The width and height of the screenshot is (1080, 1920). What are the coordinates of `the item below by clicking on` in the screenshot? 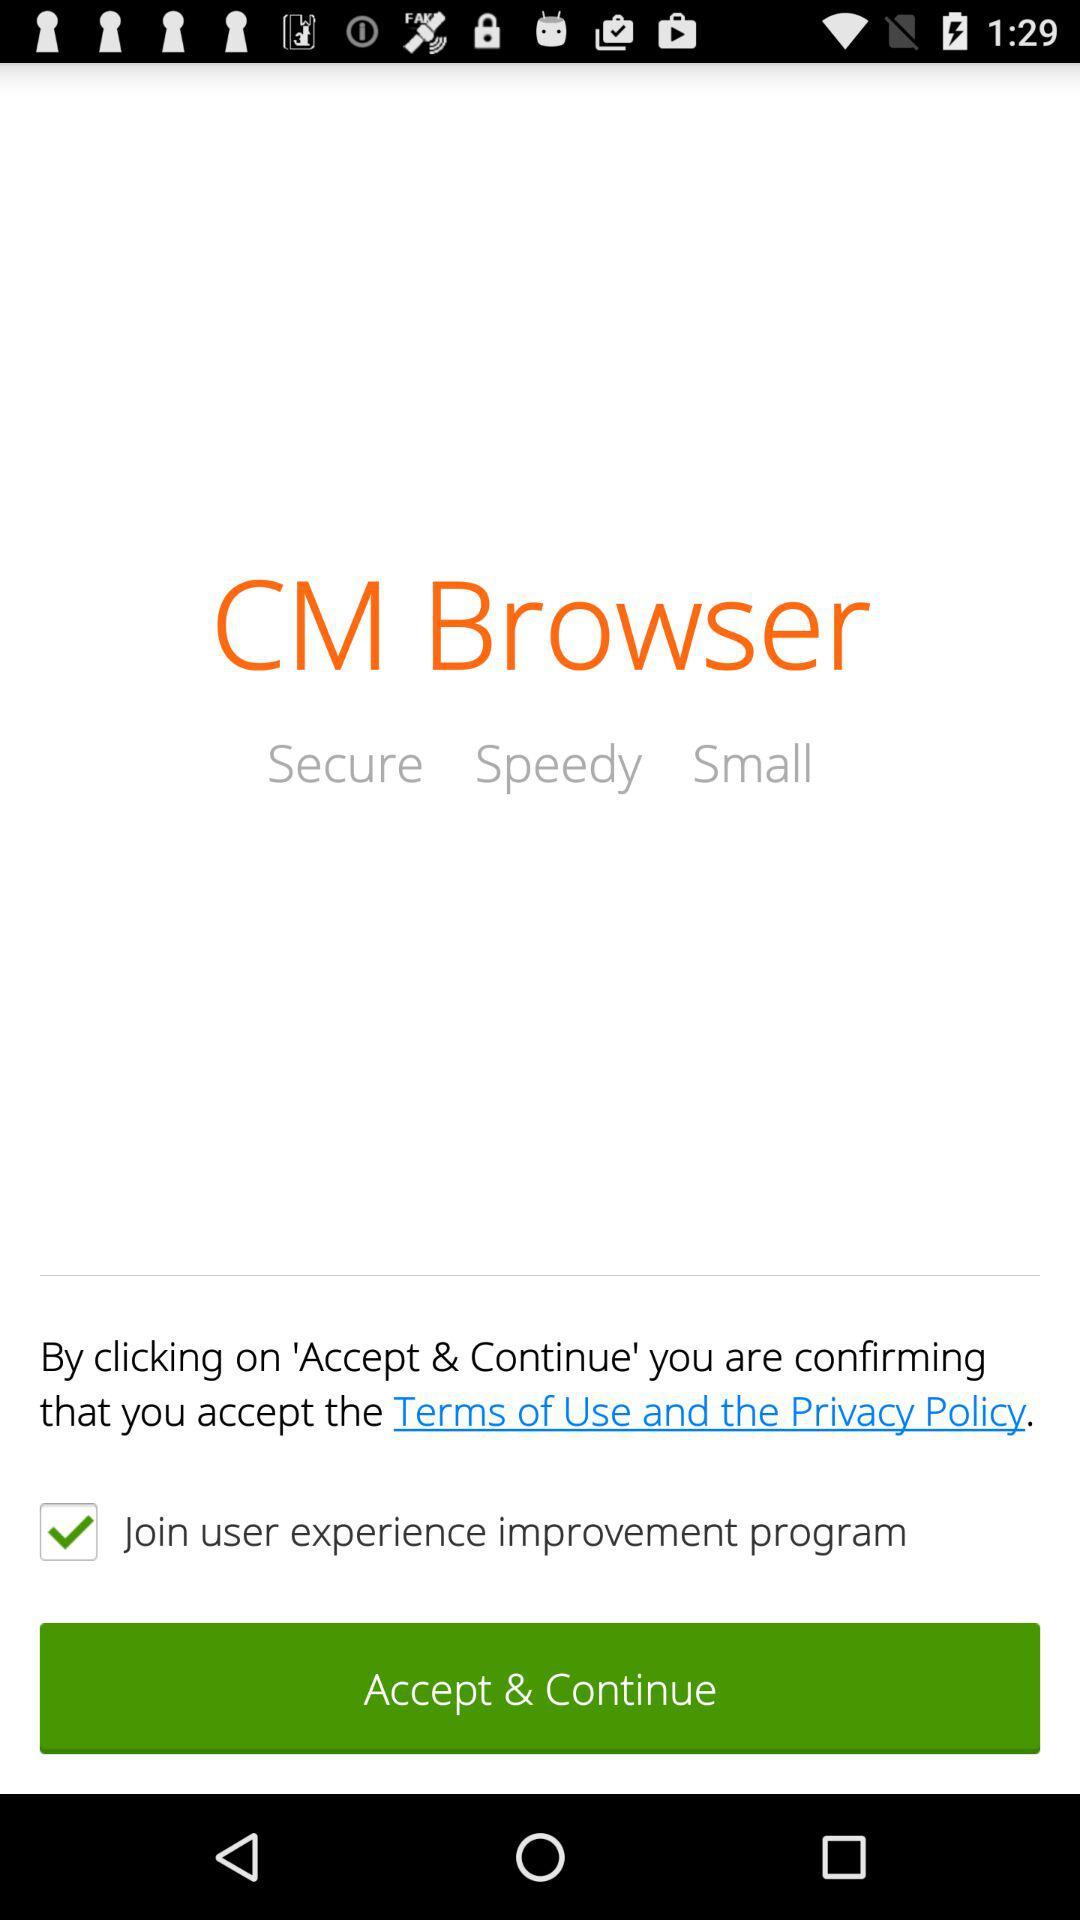 It's located at (67, 1530).